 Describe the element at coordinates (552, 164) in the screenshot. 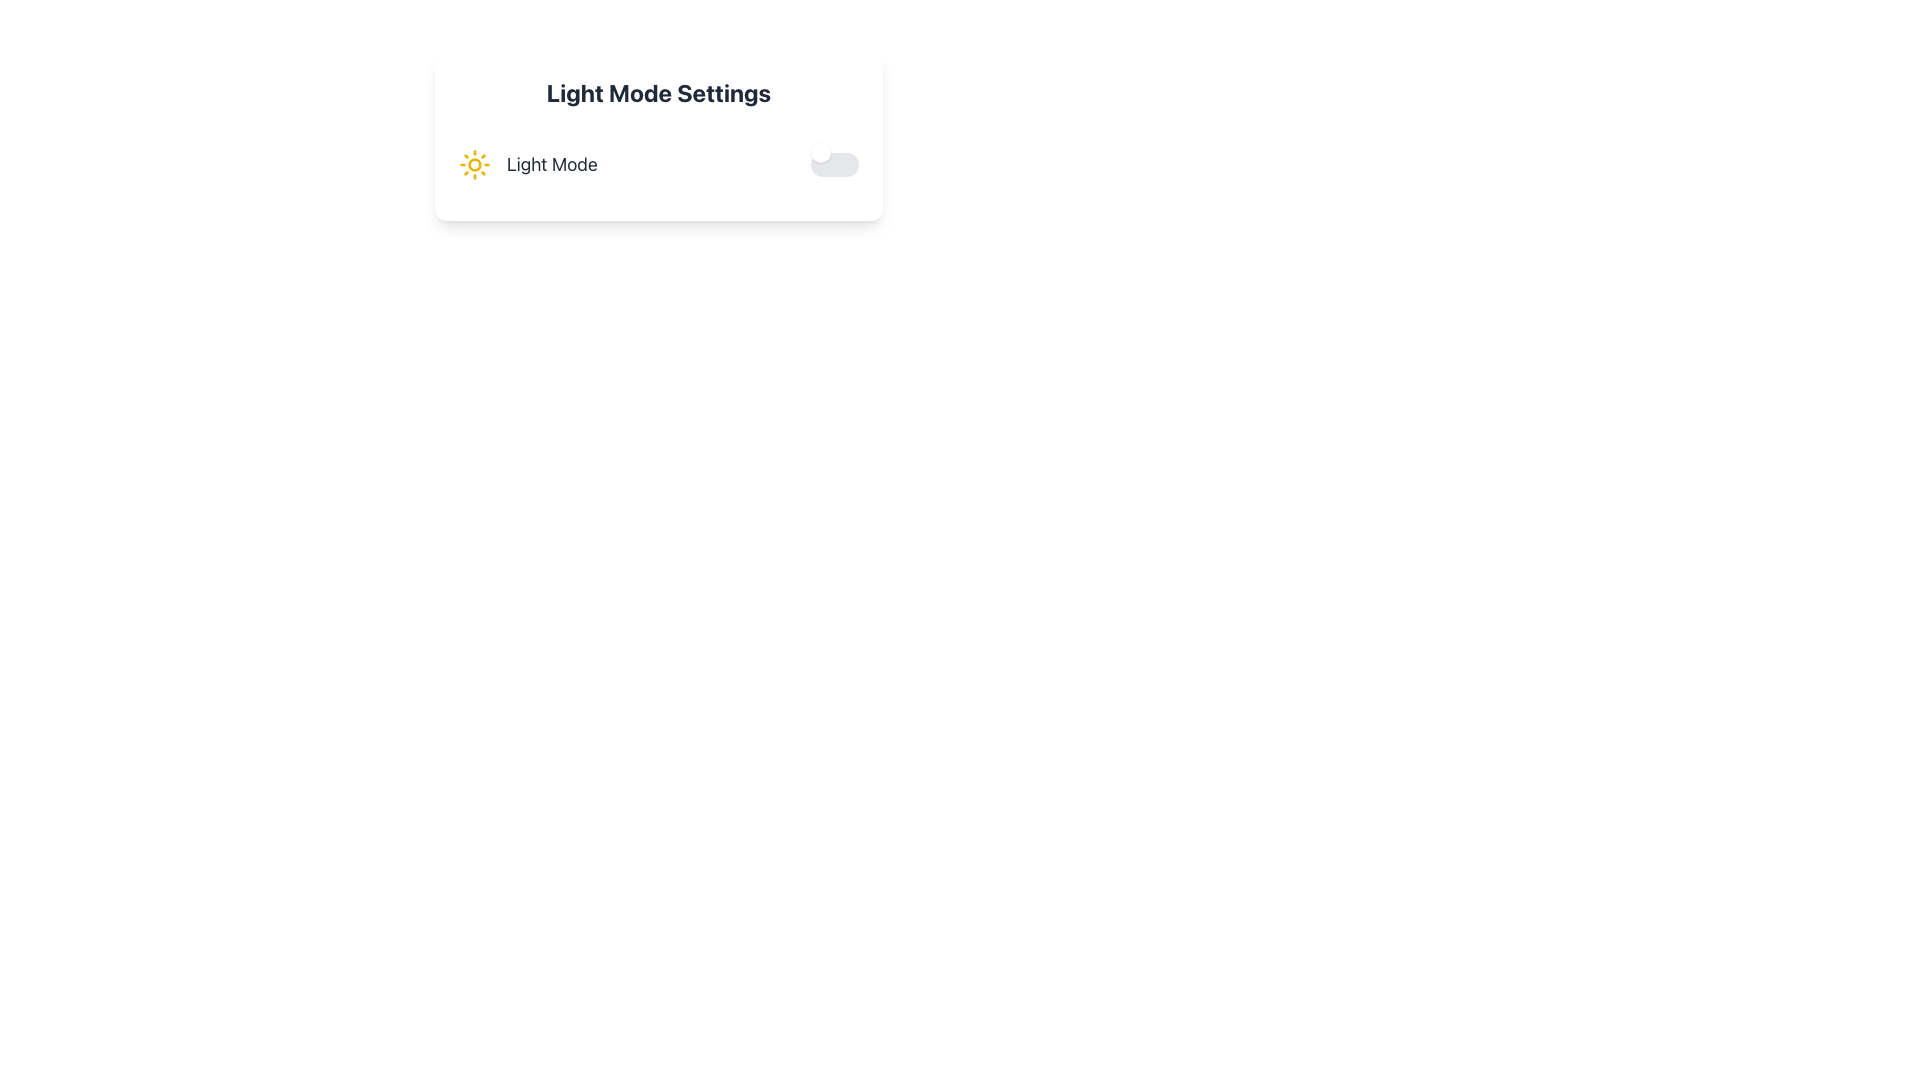

I see `the 'Light Mode' text label, which is displayed in bold with a dark shade, located to the right of a sun icon within a horizontal layout` at that location.